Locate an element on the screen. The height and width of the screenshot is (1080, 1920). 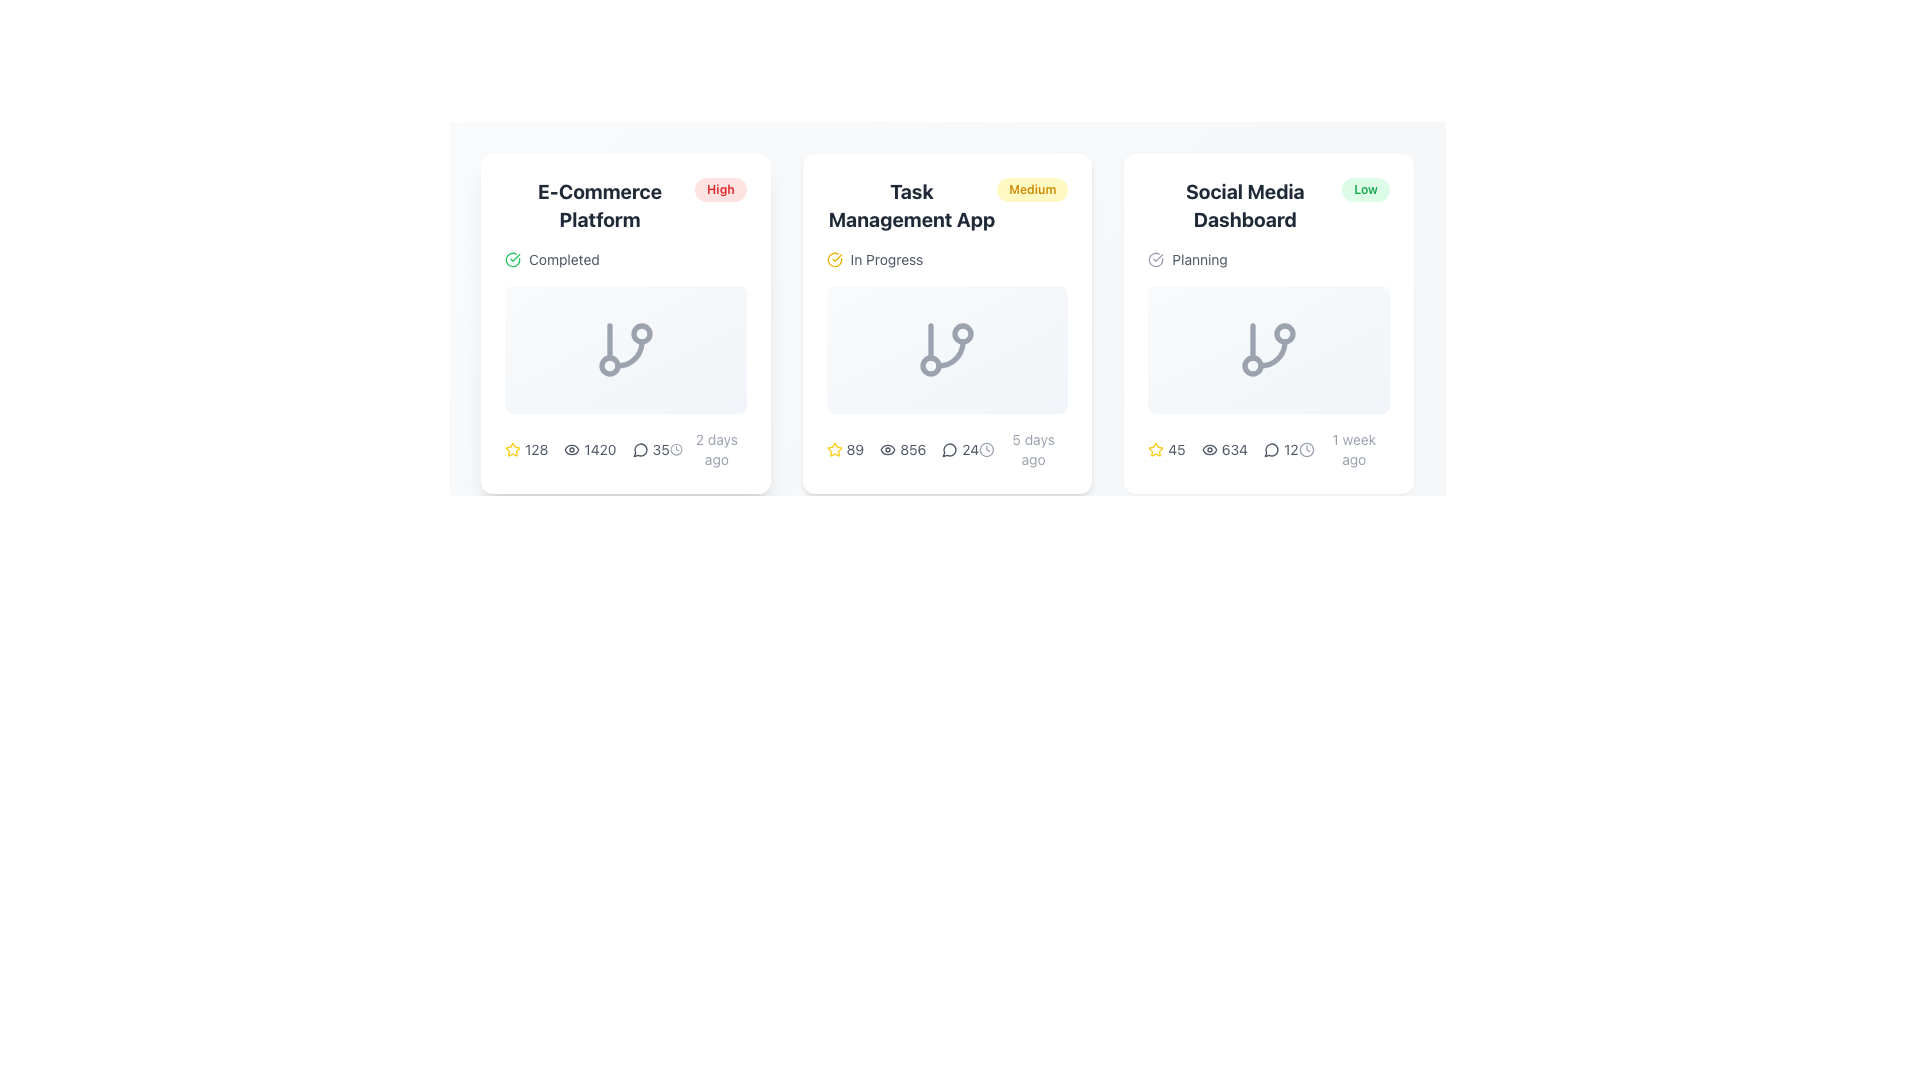
the comments icon located to the left of the number '24' in the Task Management App is located at coordinates (949, 450).